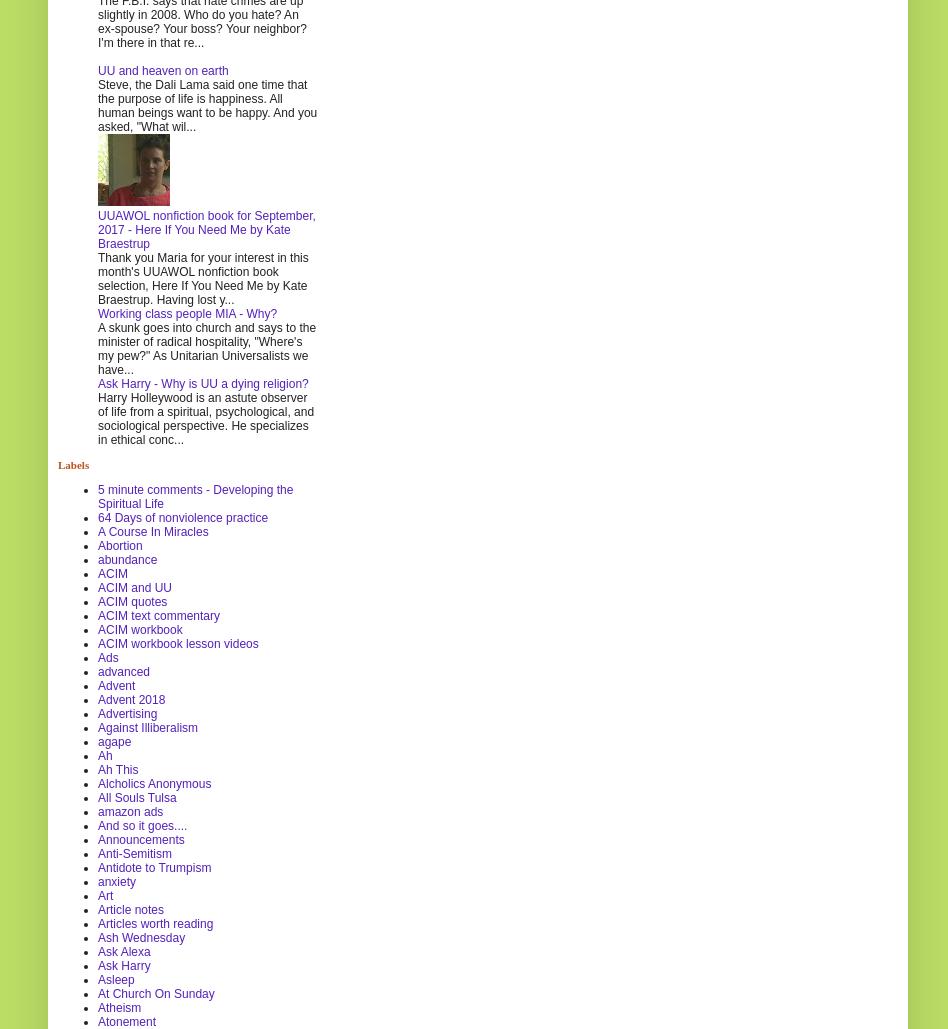 This screenshot has width=948, height=1029. I want to click on 'Ask Harry', so click(98, 963).